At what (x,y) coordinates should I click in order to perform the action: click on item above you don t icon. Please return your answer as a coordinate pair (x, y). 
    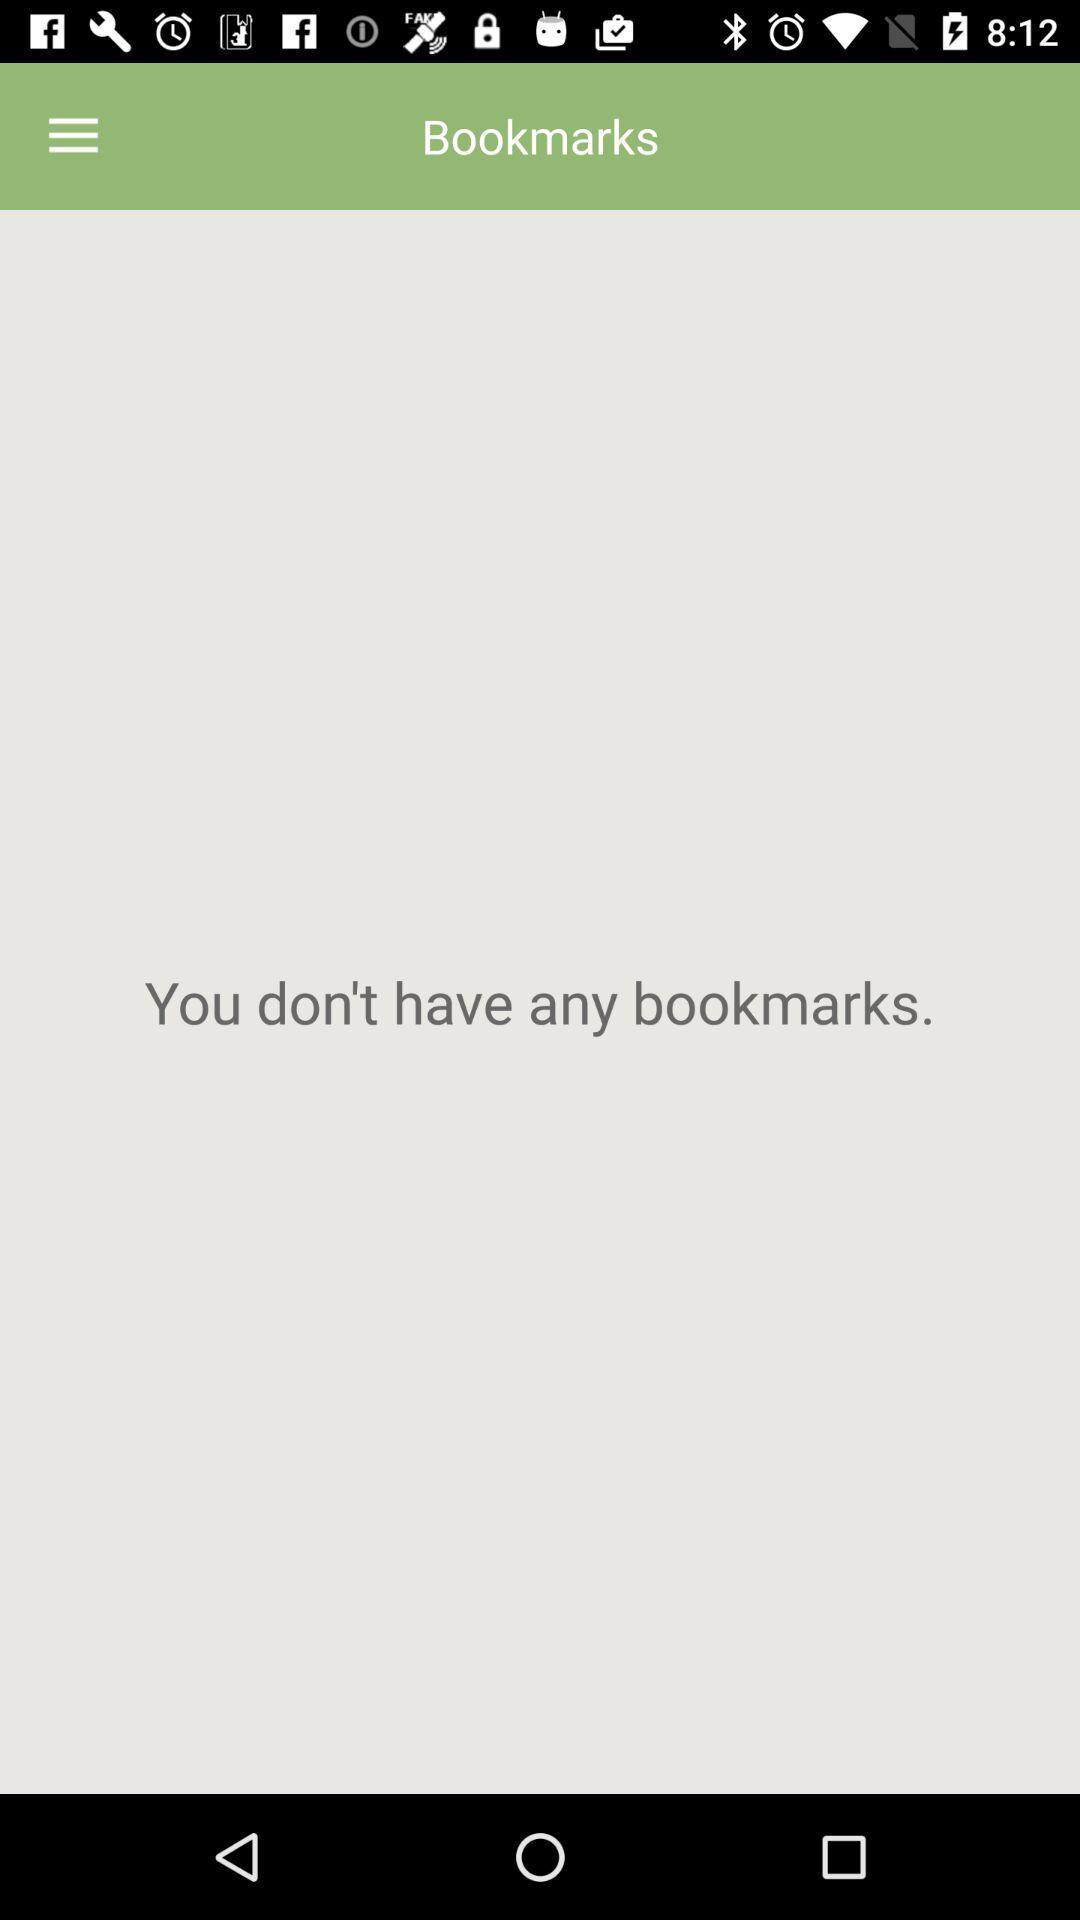
    Looking at the image, I should click on (72, 135).